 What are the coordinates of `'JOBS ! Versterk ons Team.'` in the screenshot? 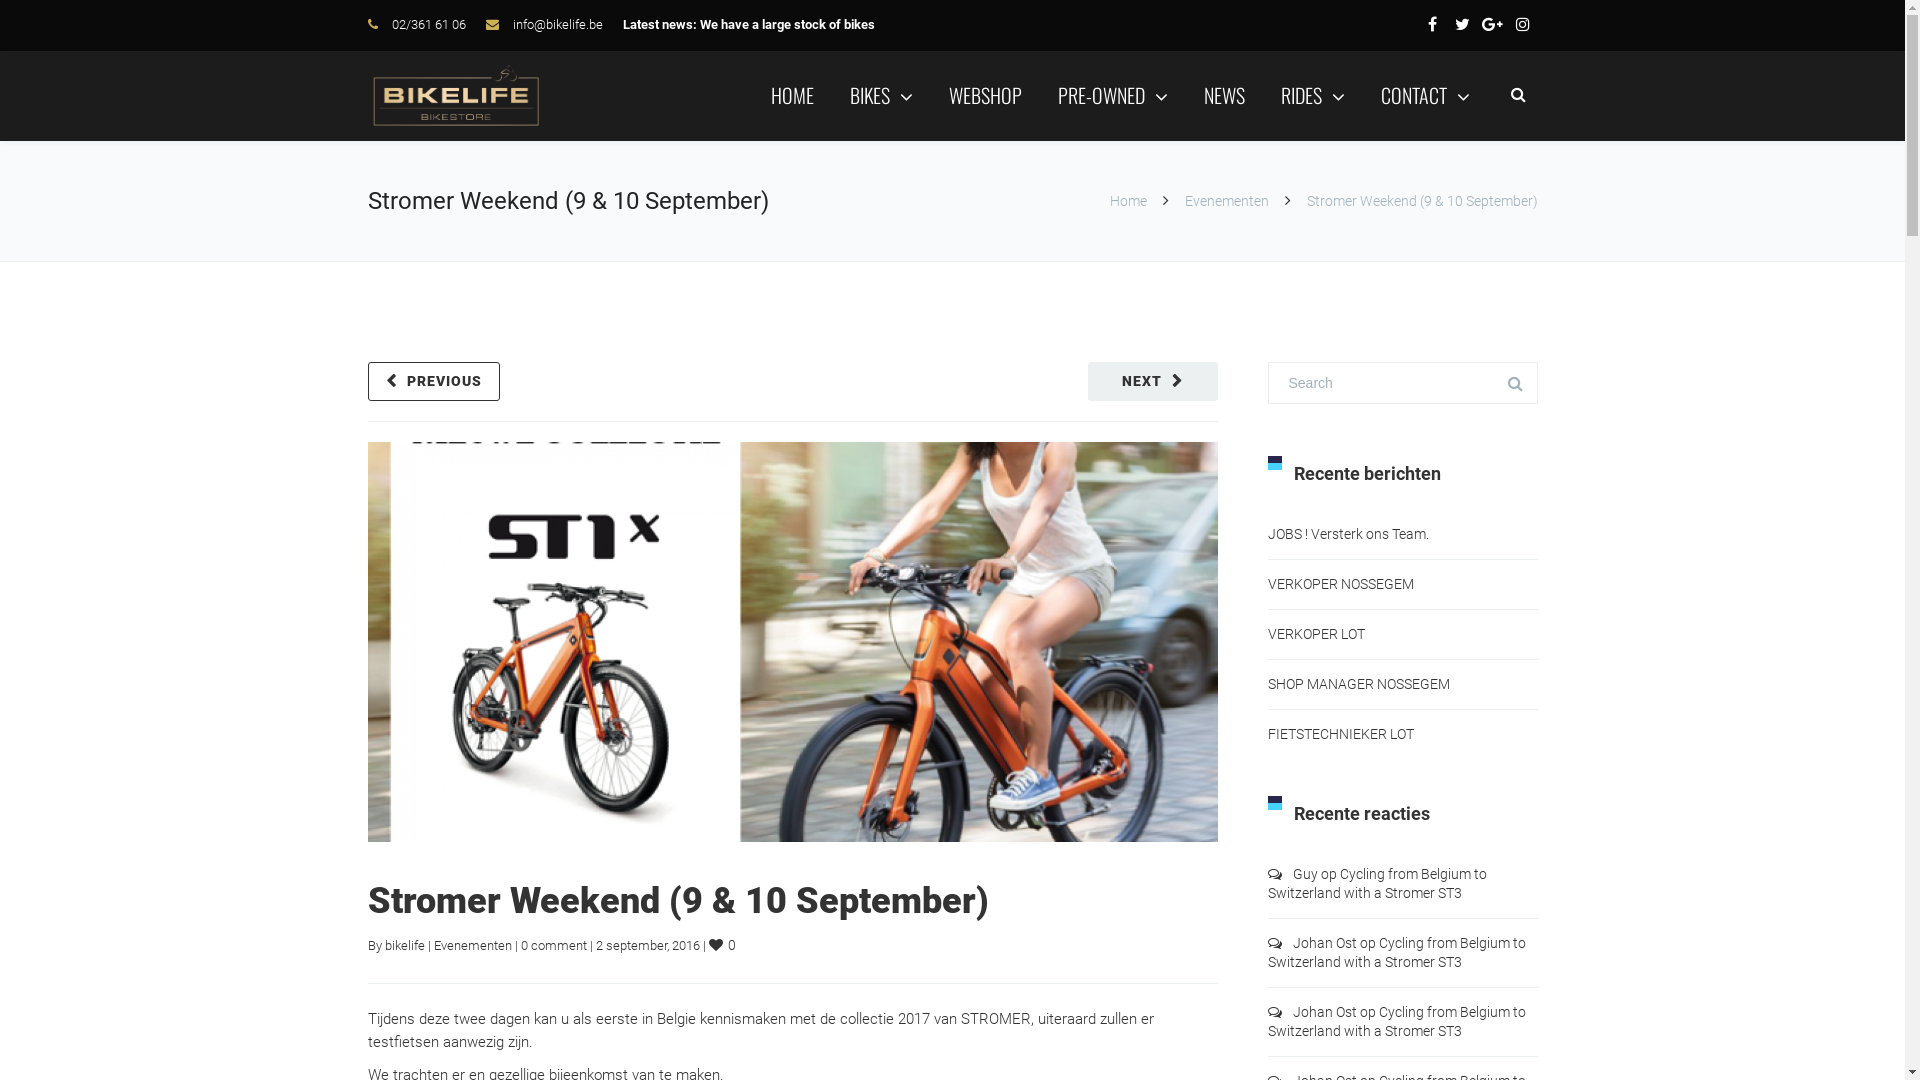 It's located at (1348, 532).